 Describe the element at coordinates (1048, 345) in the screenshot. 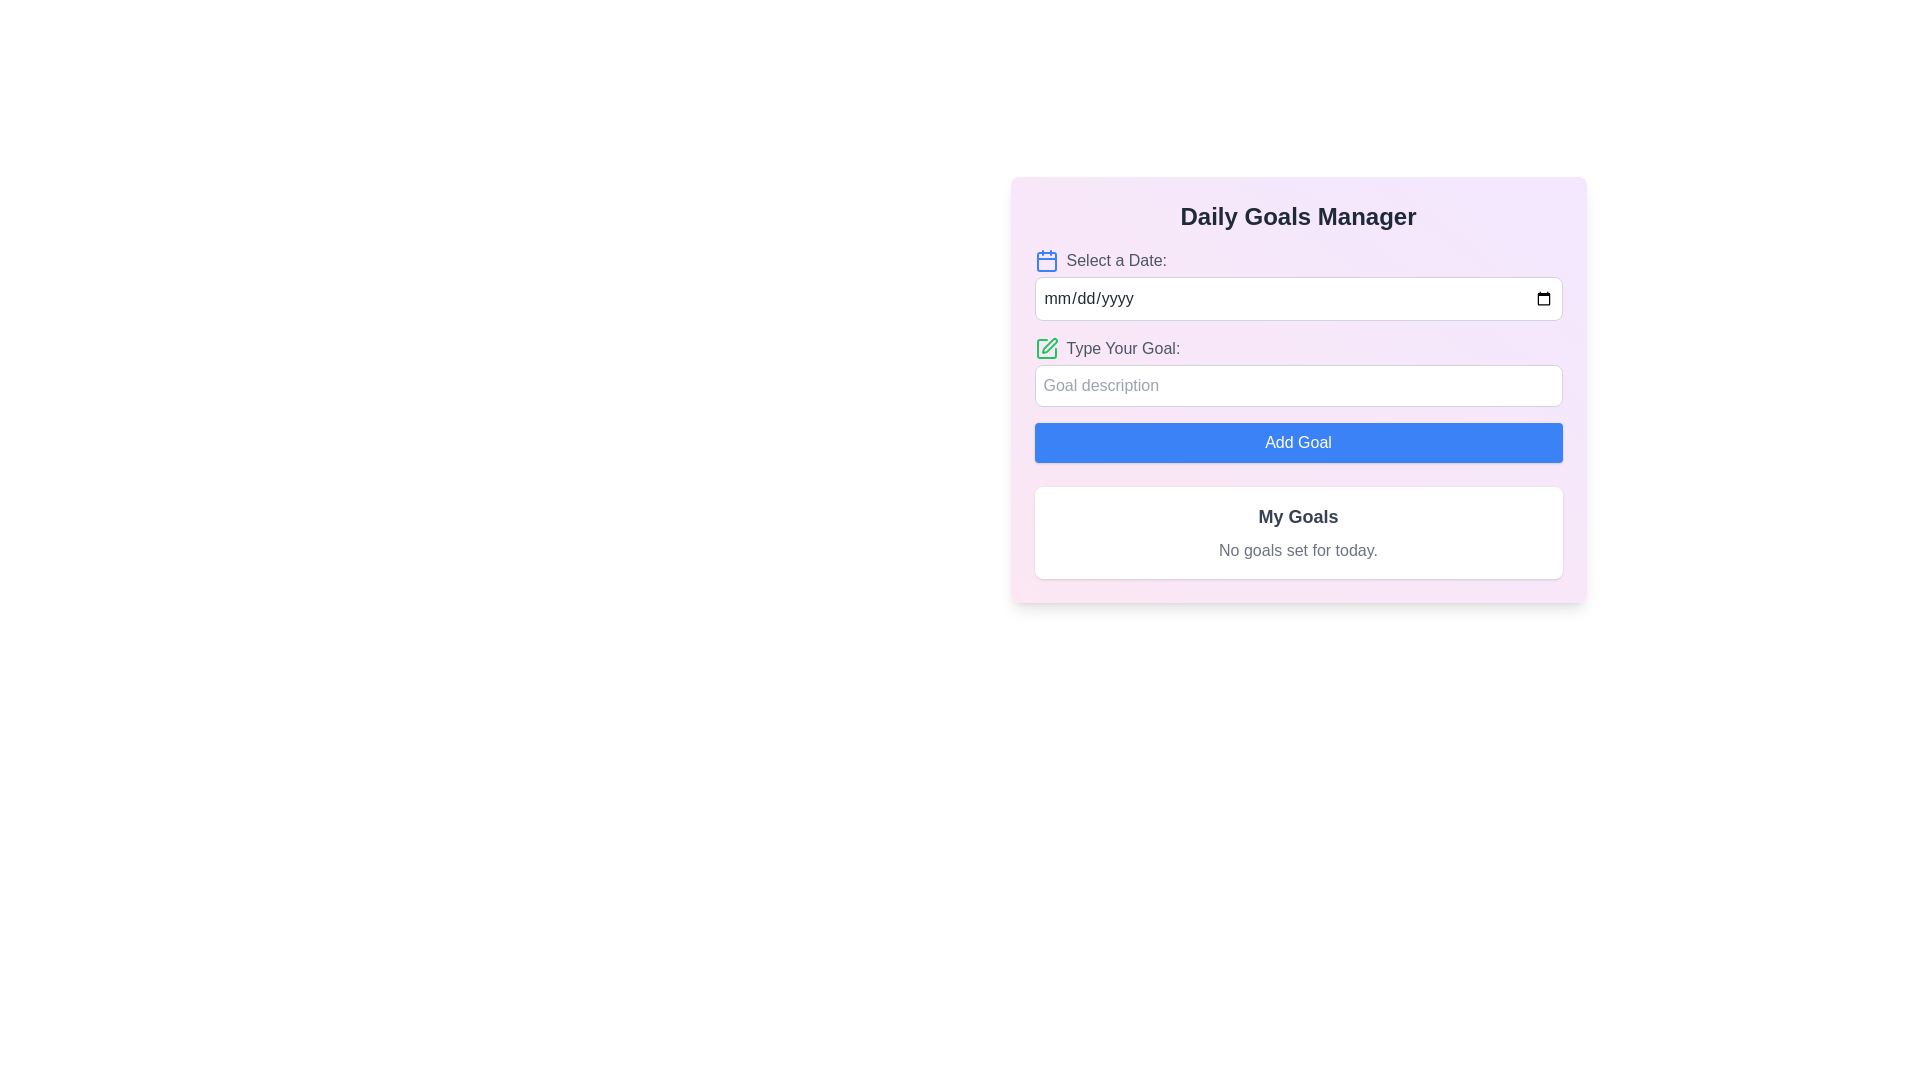

I see `the slanted green pen icon within the square frame` at that location.